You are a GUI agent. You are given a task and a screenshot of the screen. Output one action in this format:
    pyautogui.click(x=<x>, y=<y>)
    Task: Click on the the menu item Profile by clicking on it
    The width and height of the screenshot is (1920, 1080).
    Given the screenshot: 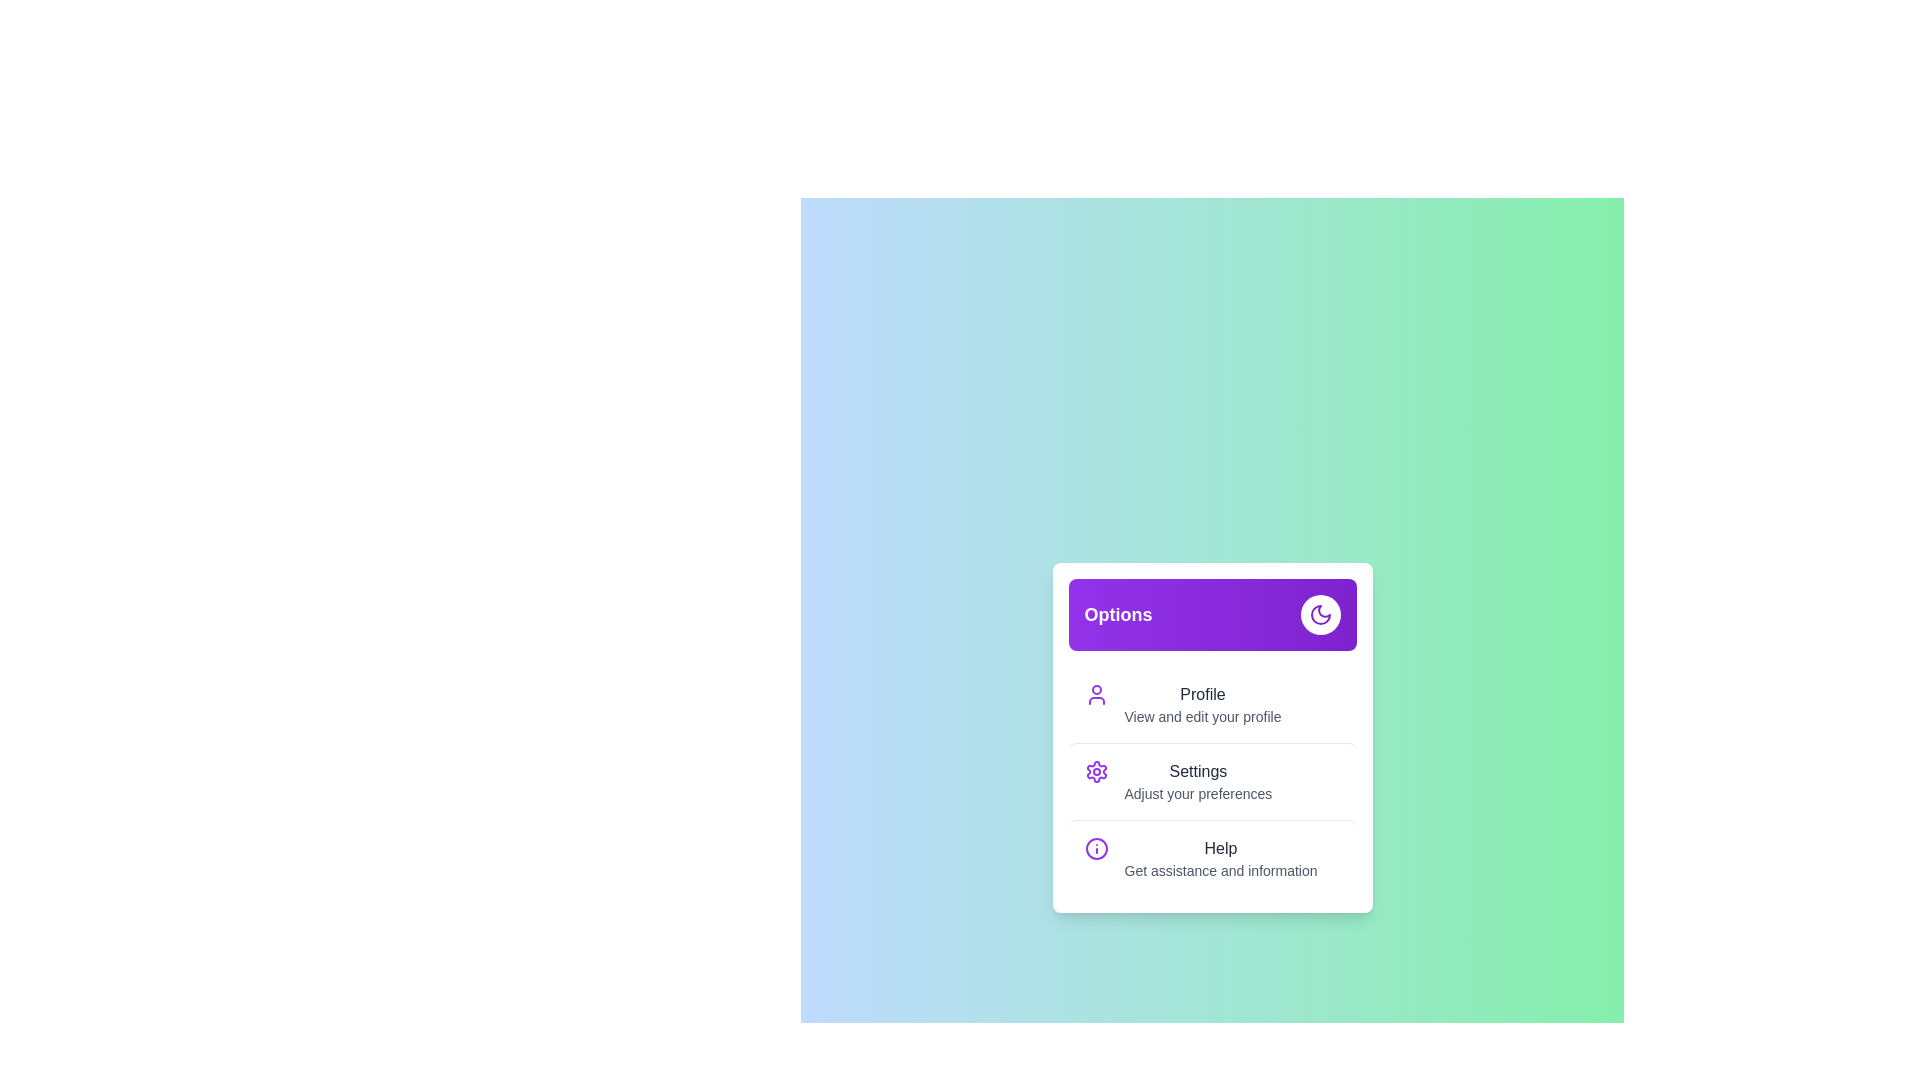 What is the action you would take?
    pyautogui.click(x=1211, y=704)
    